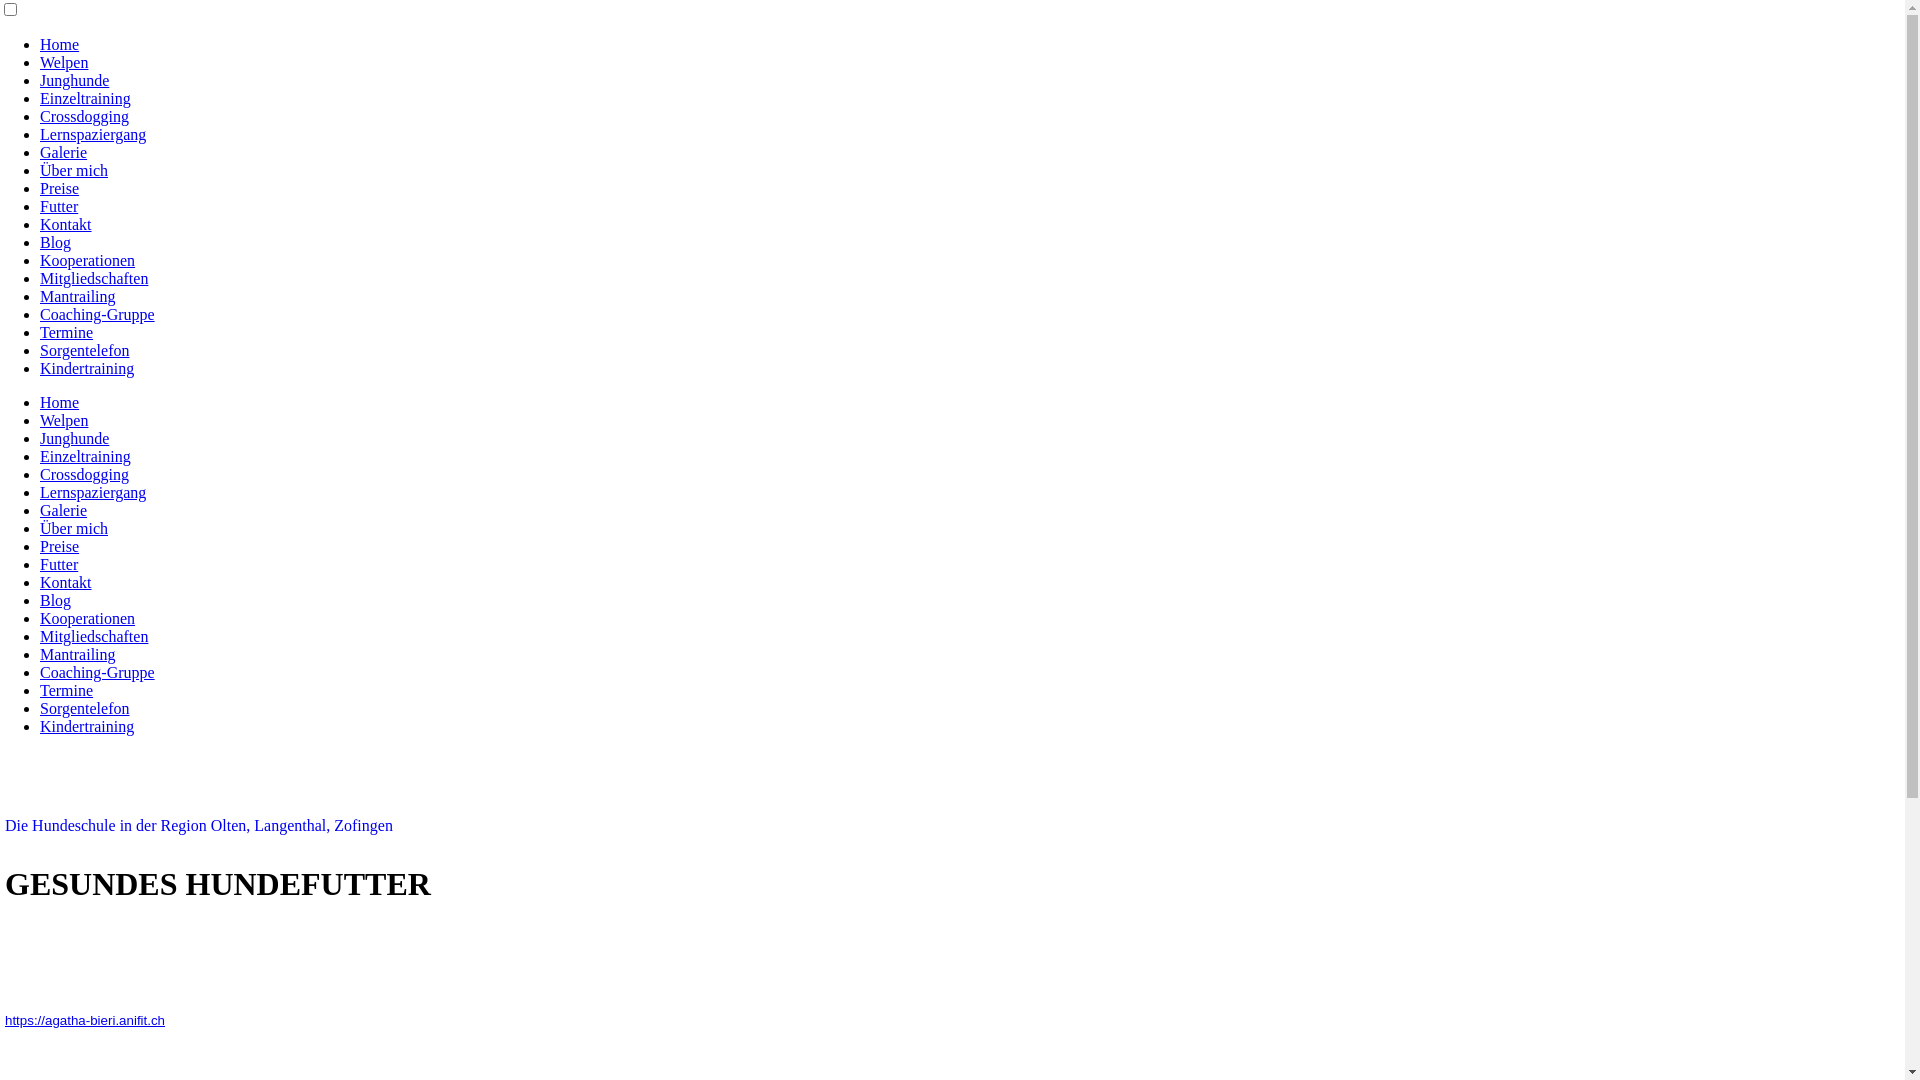 The width and height of the screenshot is (1920, 1080). I want to click on 'Home', so click(59, 402).